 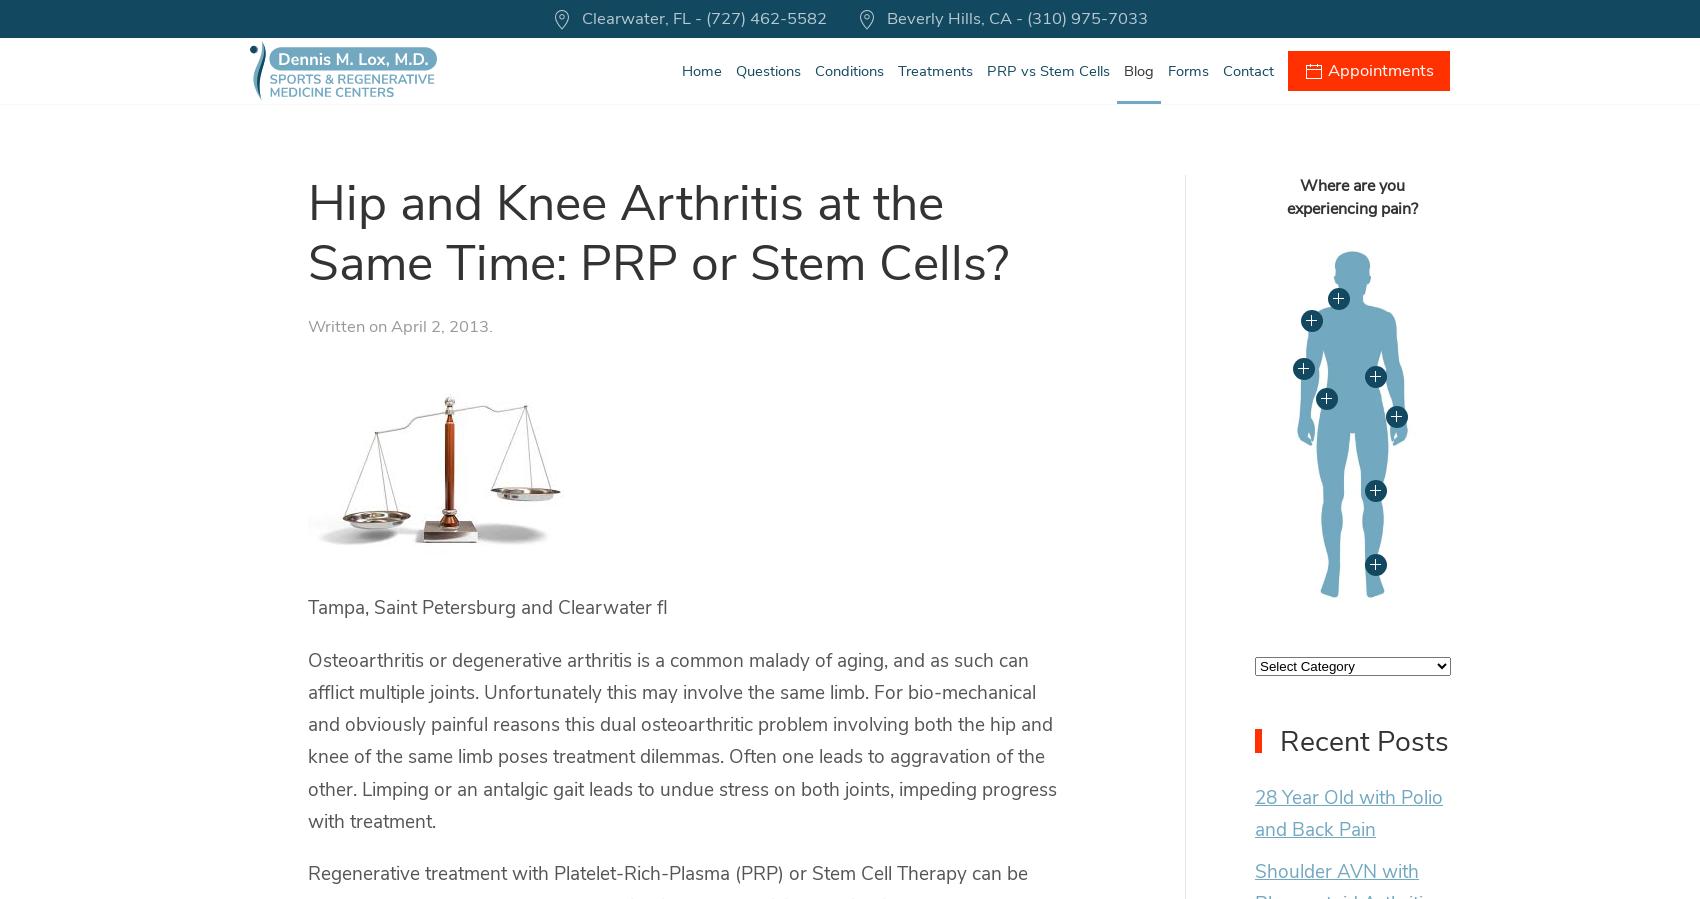 I want to click on 'Conditions', so click(x=848, y=69).